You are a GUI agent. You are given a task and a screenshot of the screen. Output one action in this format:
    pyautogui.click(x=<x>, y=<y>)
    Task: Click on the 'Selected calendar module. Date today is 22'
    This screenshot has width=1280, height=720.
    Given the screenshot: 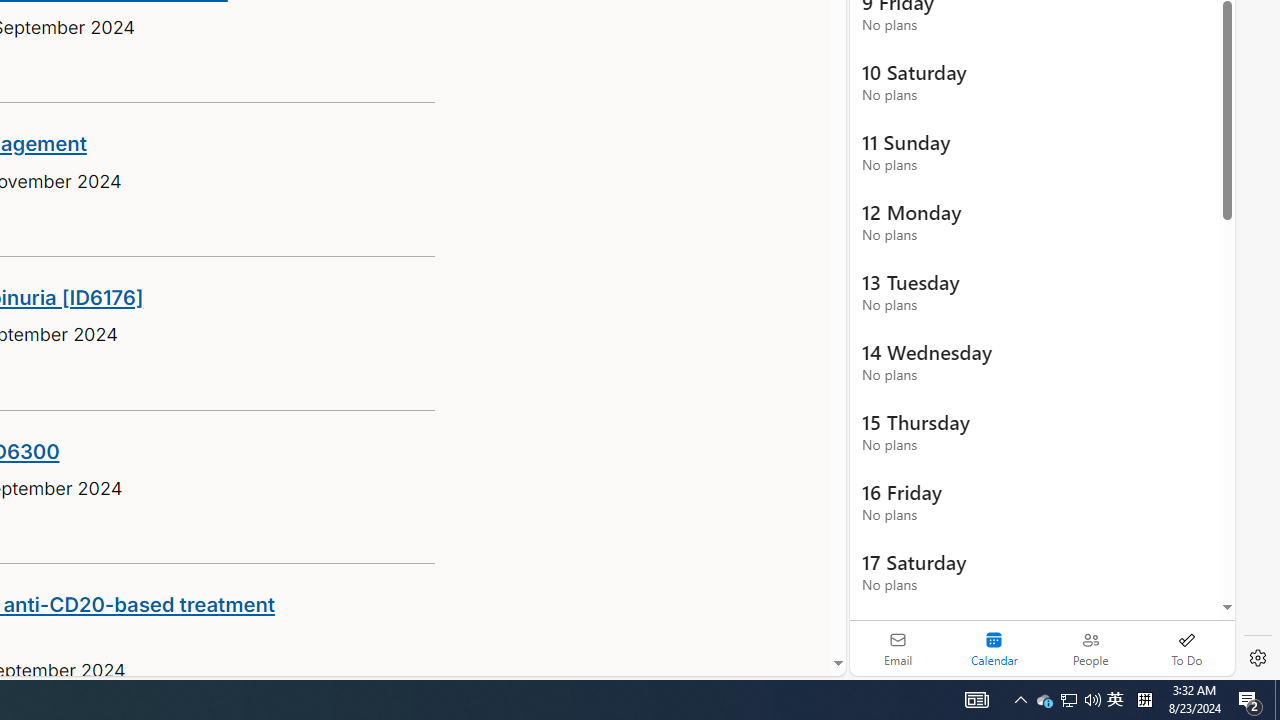 What is the action you would take?
    pyautogui.click(x=994, y=648)
    